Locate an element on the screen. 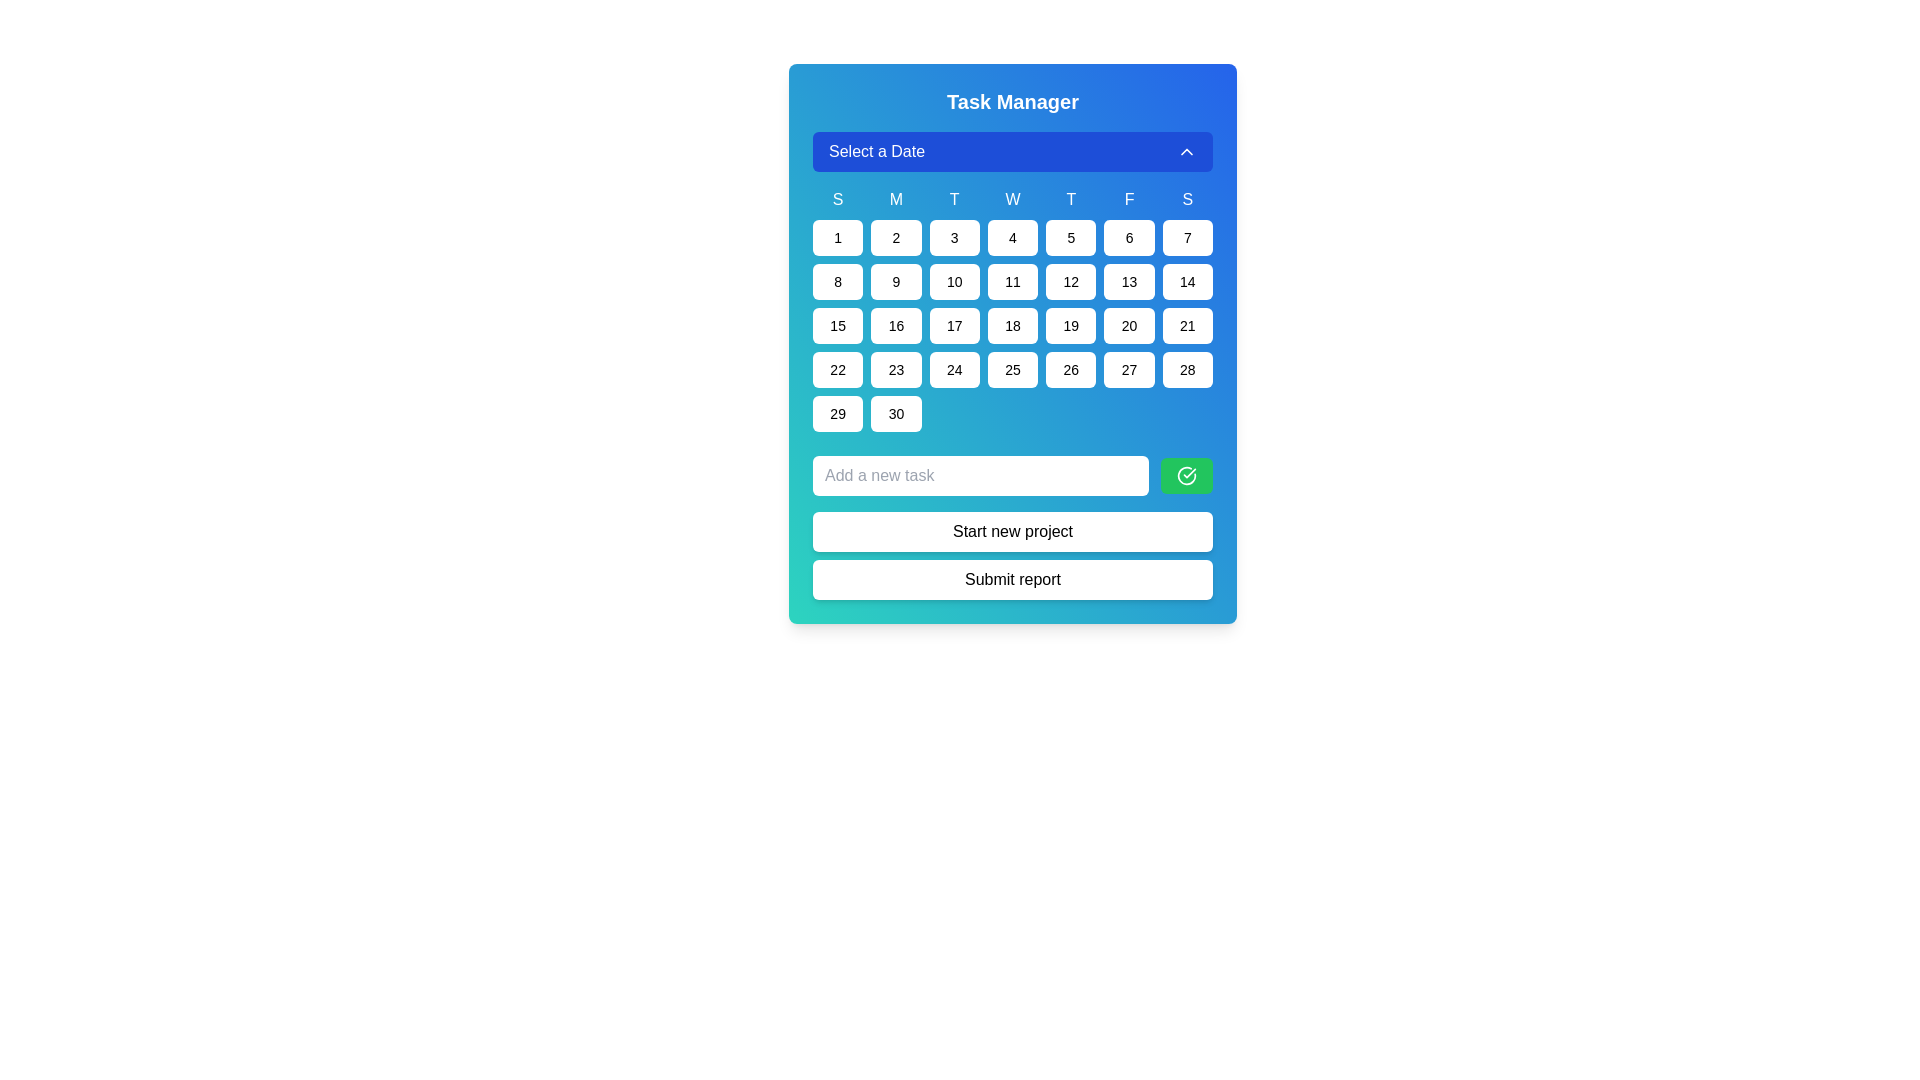 Image resolution: width=1920 pixels, height=1080 pixels. the button representing the 22nd day of the month in the calendar grid is located at coordinates (838, 370).